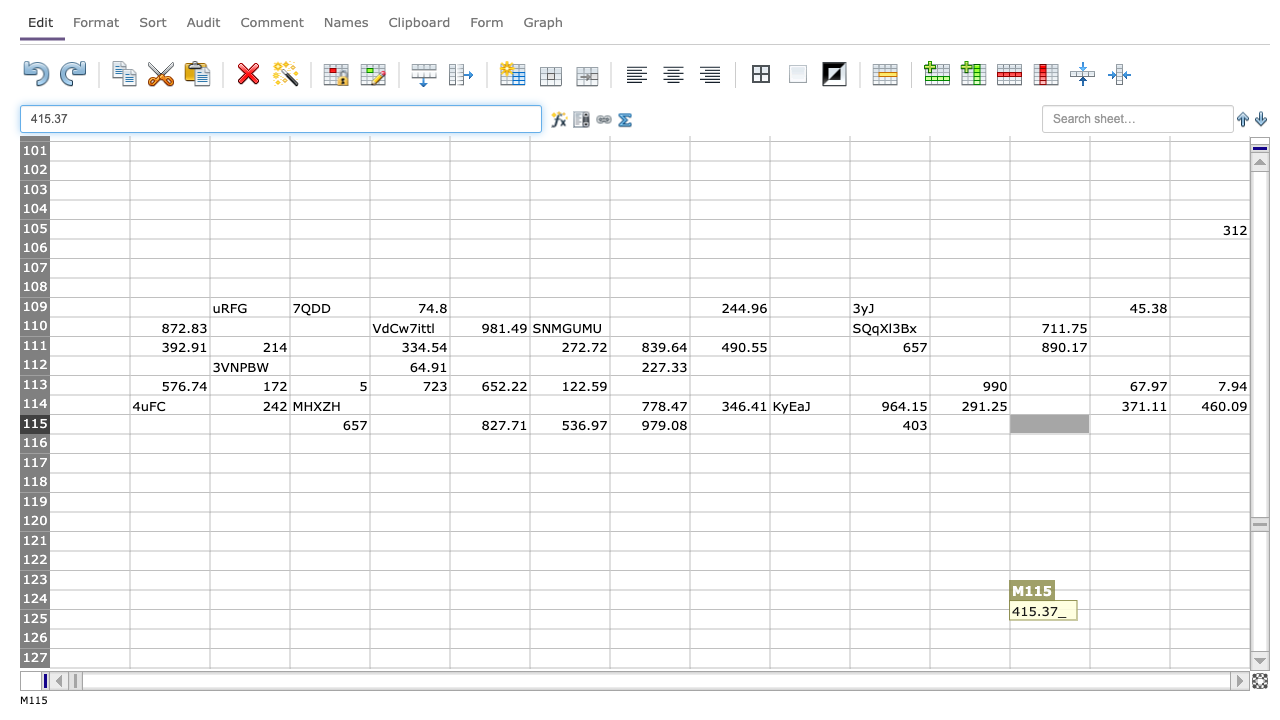 This screenshot has height=720, width=1280. Describe the element at coordinates (1208, 618) in the screenshot. I see `Cell at position O125` at that location.